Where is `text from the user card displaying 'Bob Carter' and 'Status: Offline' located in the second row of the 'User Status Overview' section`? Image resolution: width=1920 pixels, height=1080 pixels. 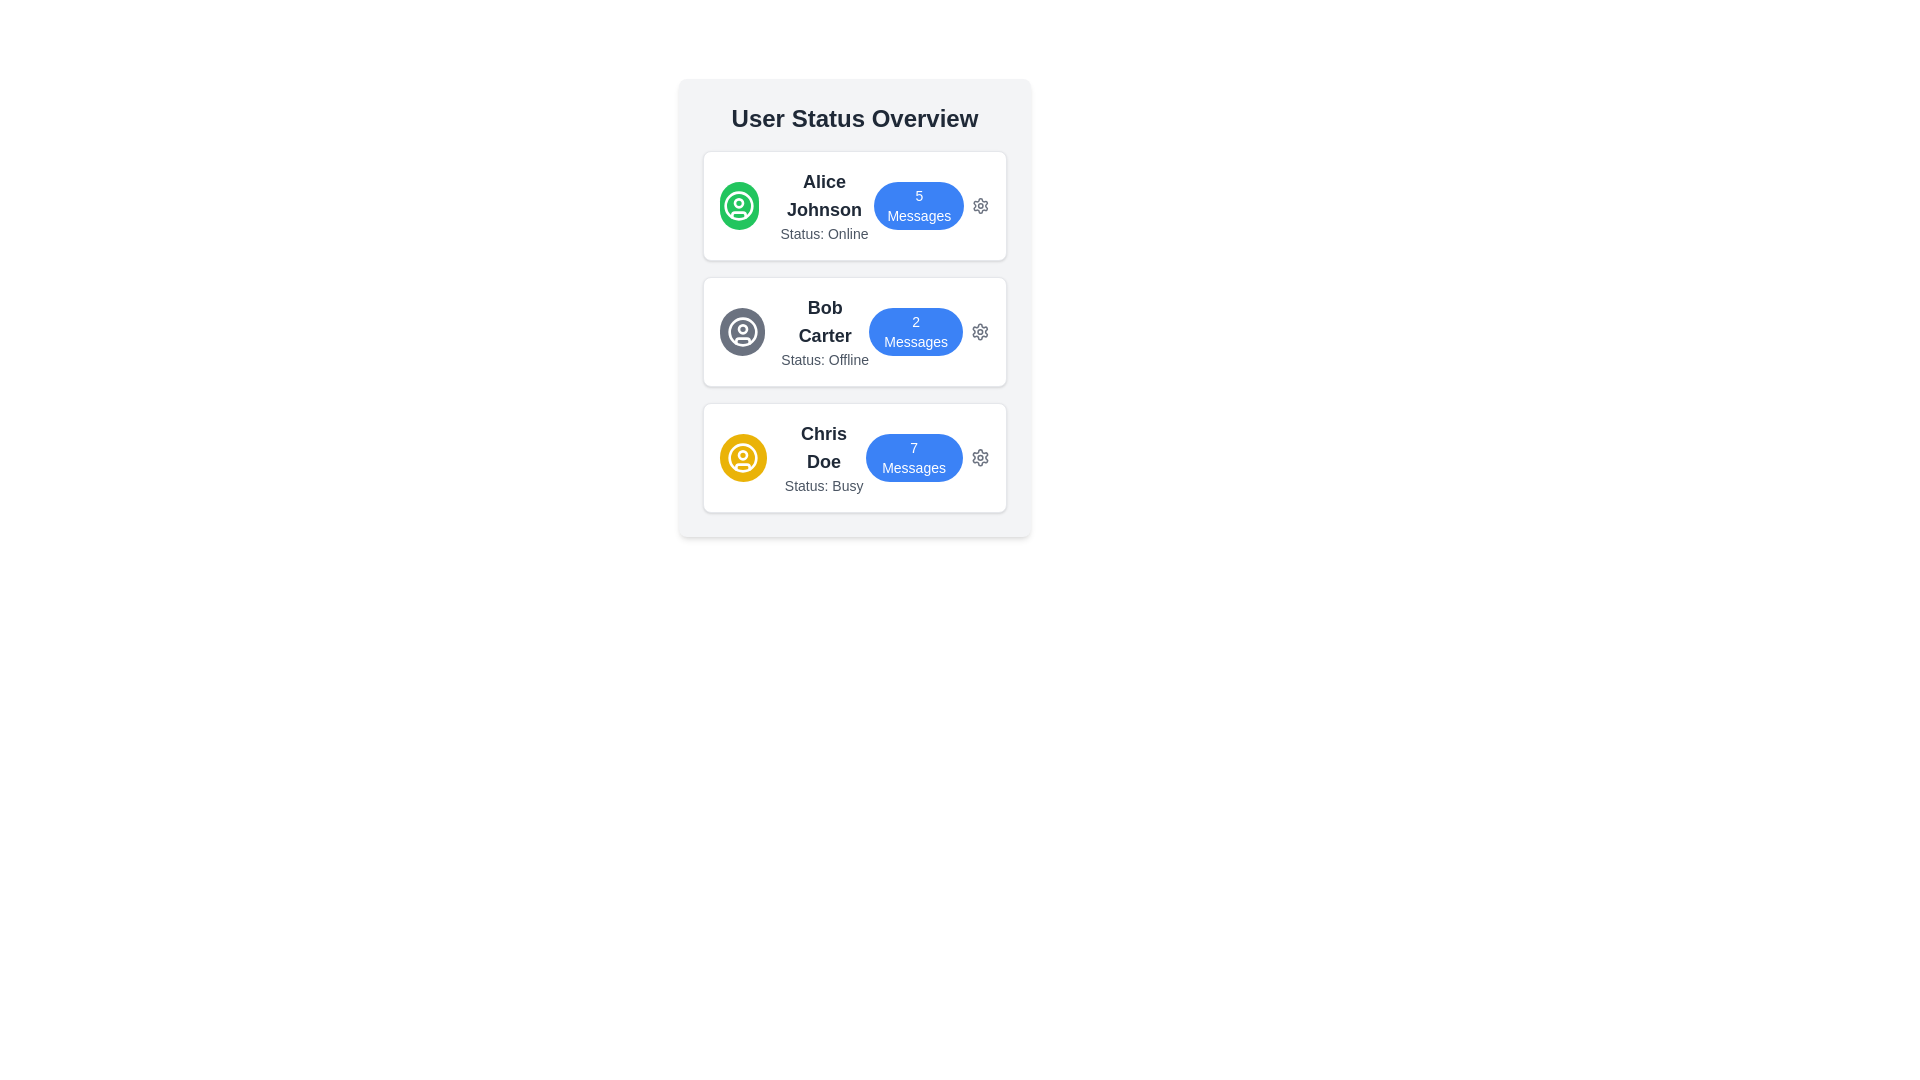 text from the user card displaying 'Bob Carter' and 'Status: Offline' located in the second row of the 'User Status Overview' section is located at coordinates (825, 330).